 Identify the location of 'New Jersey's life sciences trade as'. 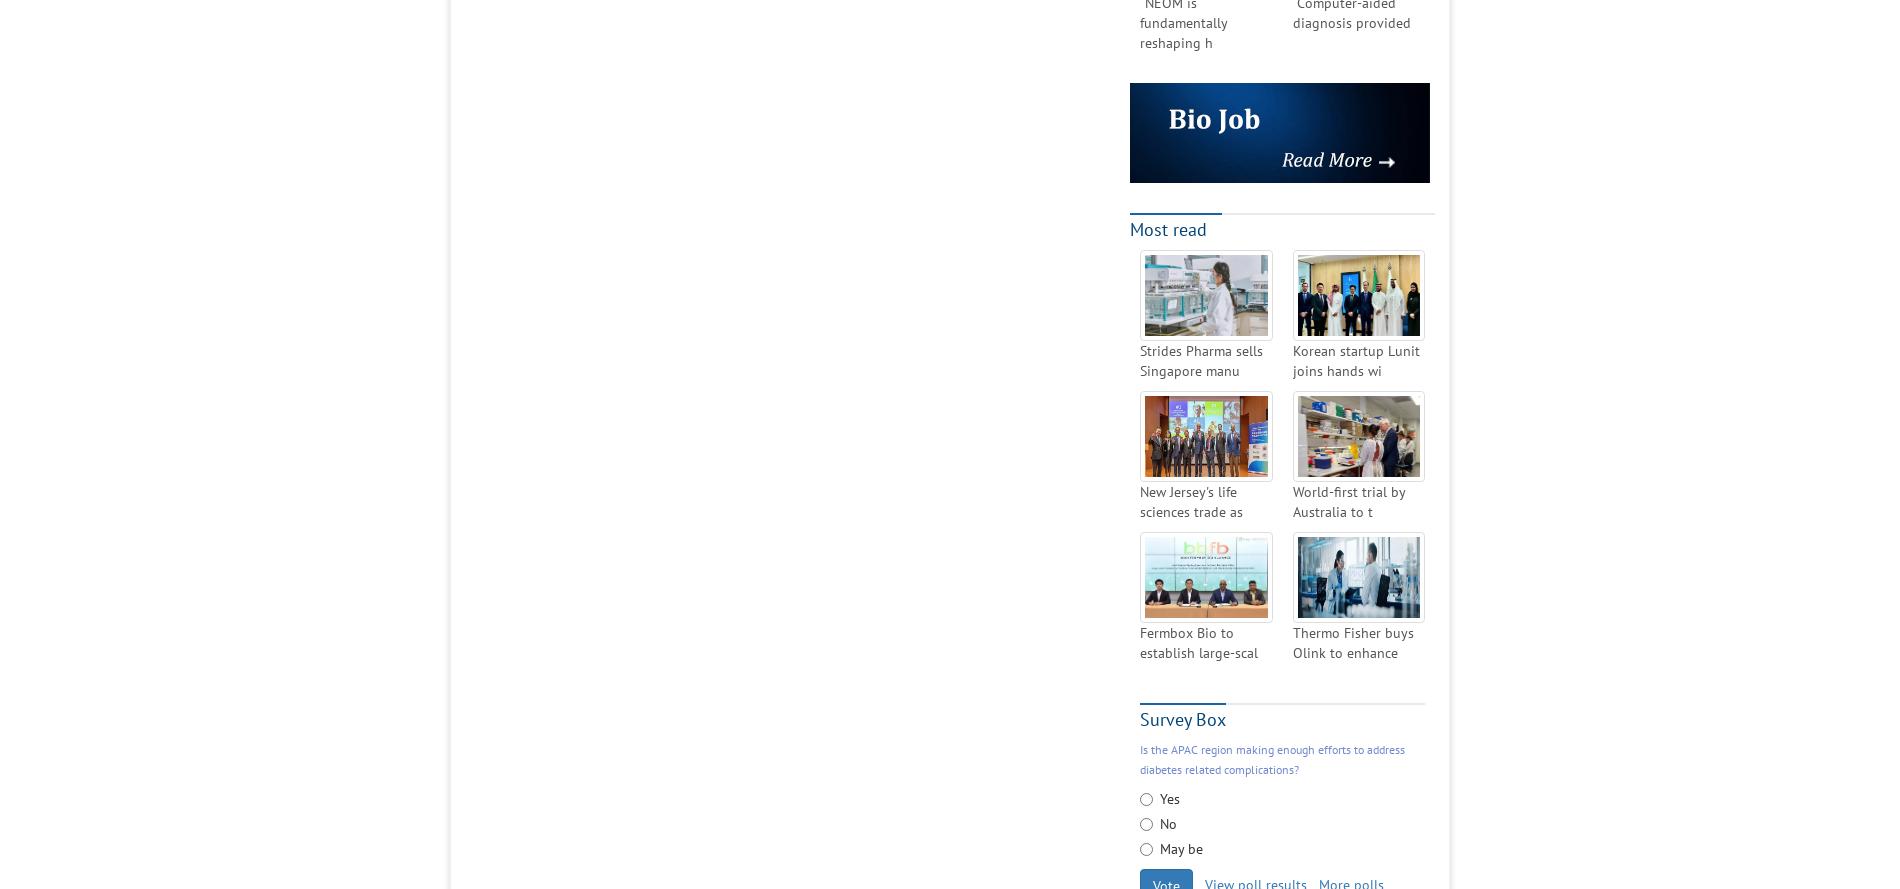
(1190, 500).